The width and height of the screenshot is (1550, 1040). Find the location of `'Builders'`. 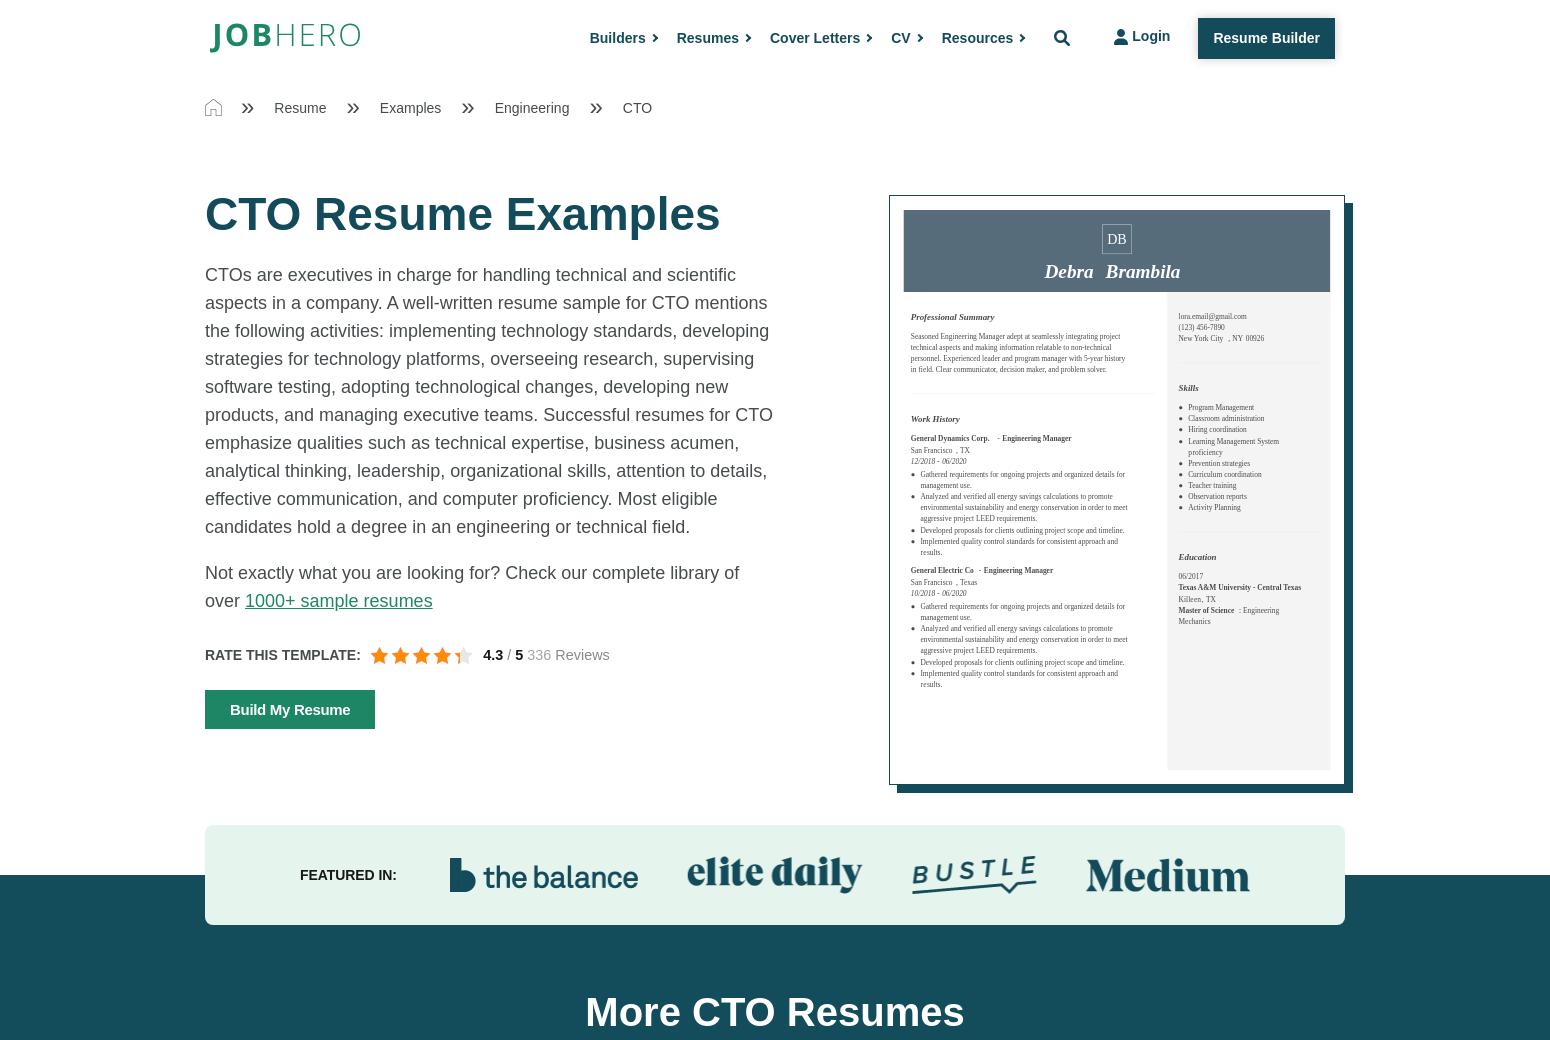

'Builders' is located at coordinates (589, 36).